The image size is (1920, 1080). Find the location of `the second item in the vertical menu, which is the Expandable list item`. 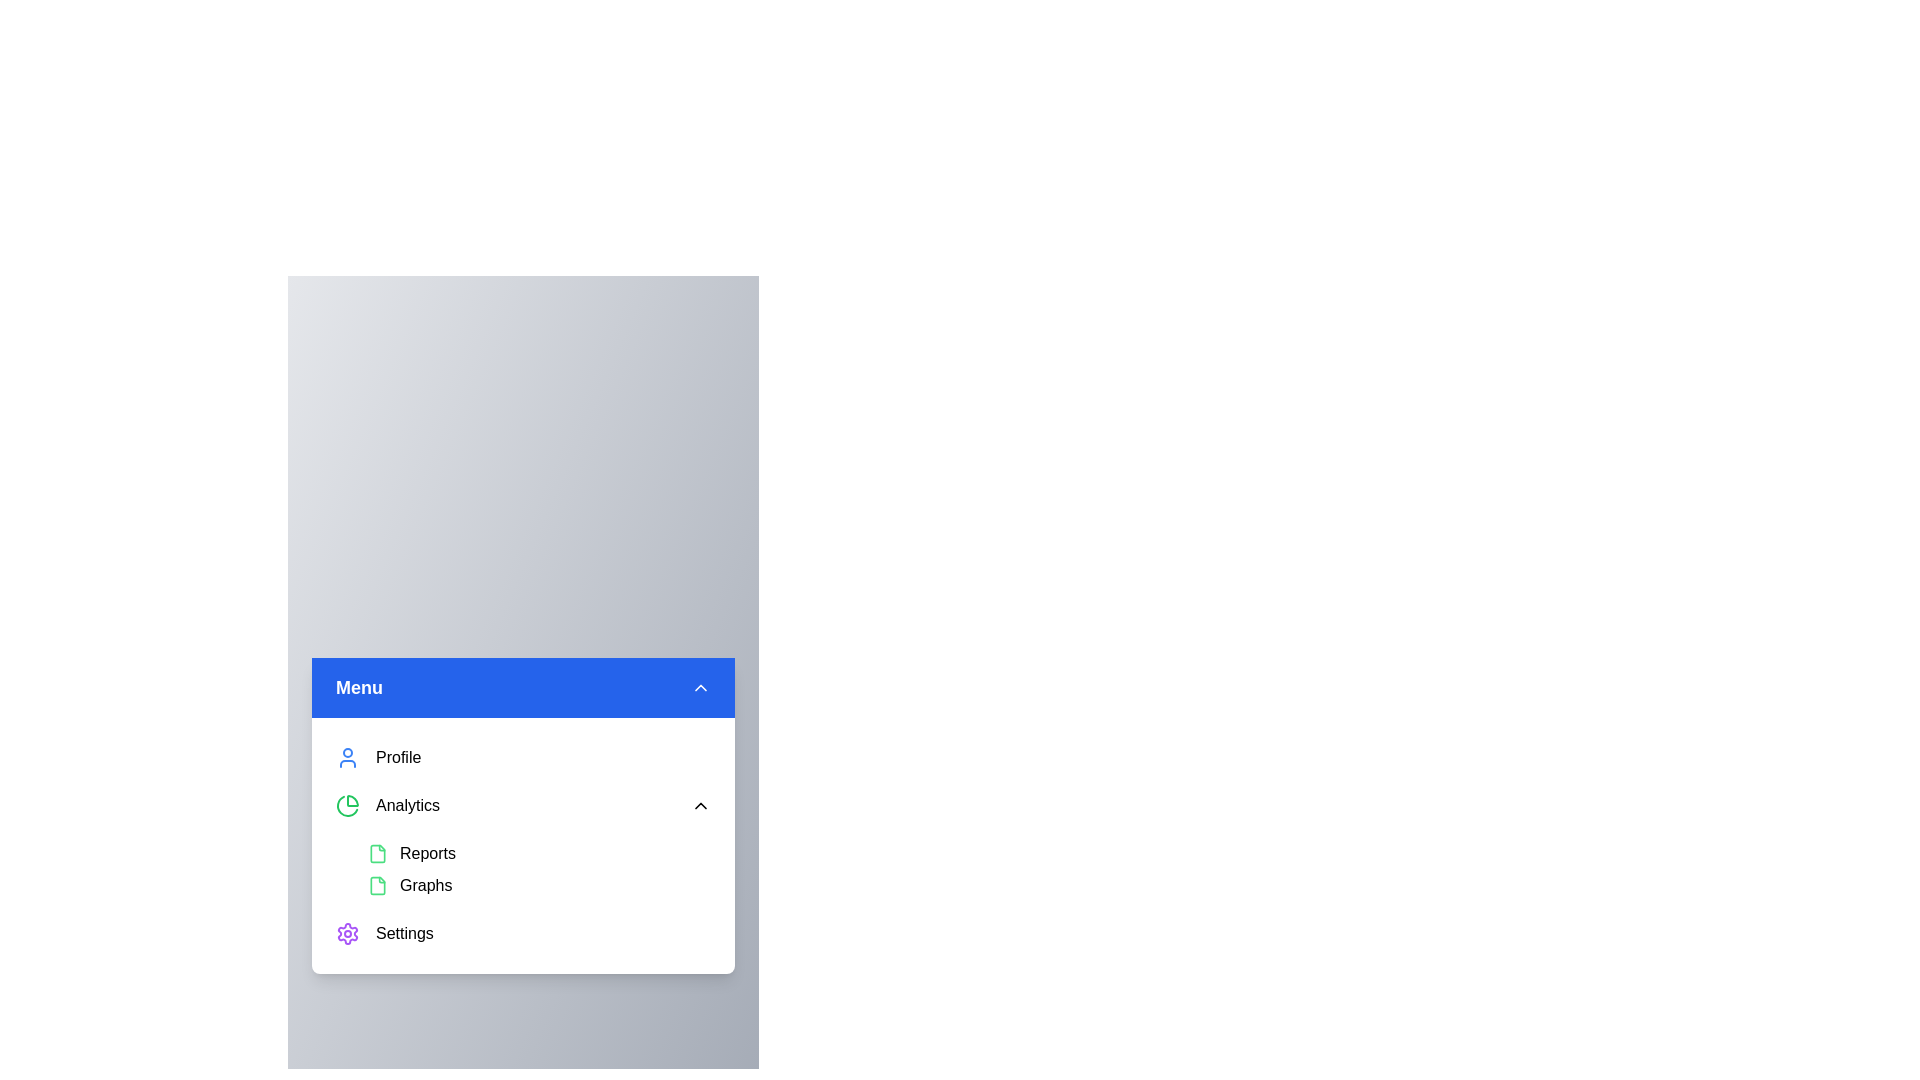

the second item in the vertical menu, which is the Expandable list item is located at coordinates (523, 805).